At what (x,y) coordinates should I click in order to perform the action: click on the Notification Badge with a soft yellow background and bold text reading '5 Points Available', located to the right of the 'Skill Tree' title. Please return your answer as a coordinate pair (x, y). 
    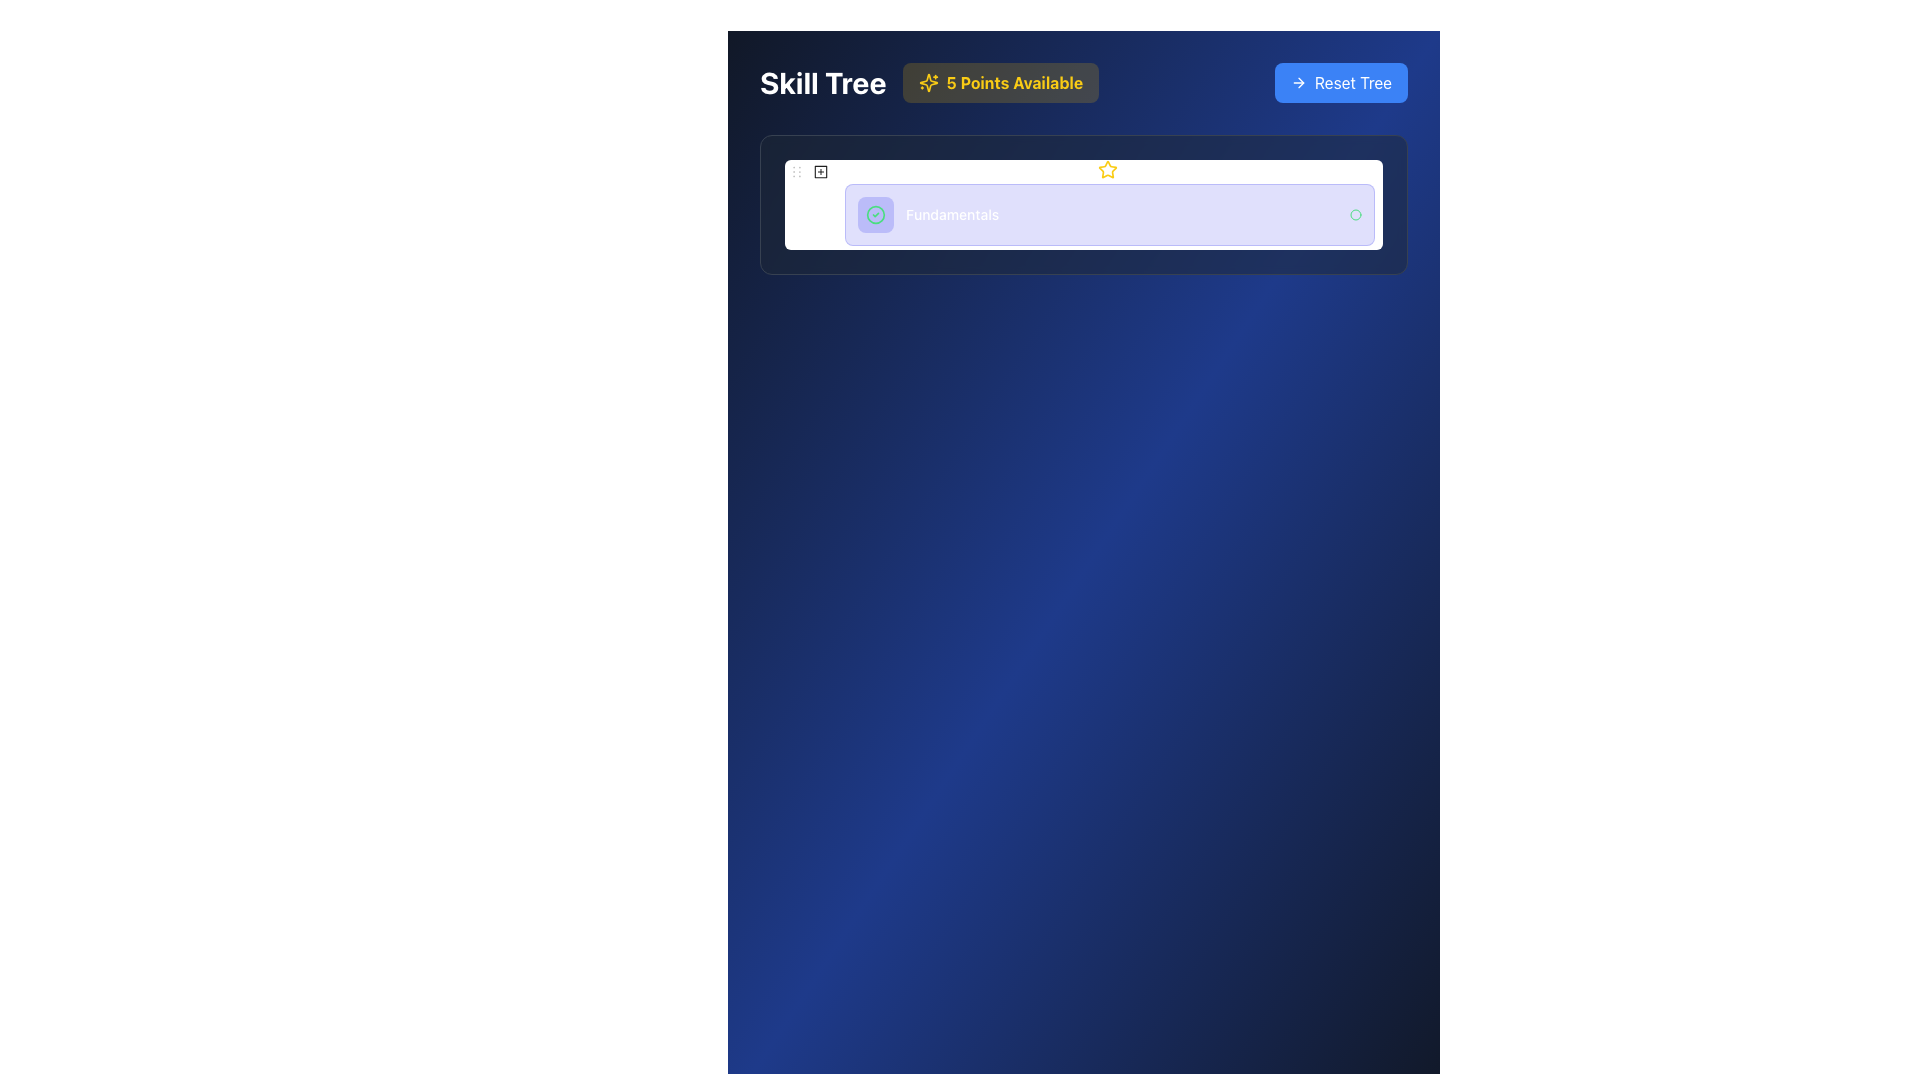
    Looking at the image, I should click on (1000, 82).